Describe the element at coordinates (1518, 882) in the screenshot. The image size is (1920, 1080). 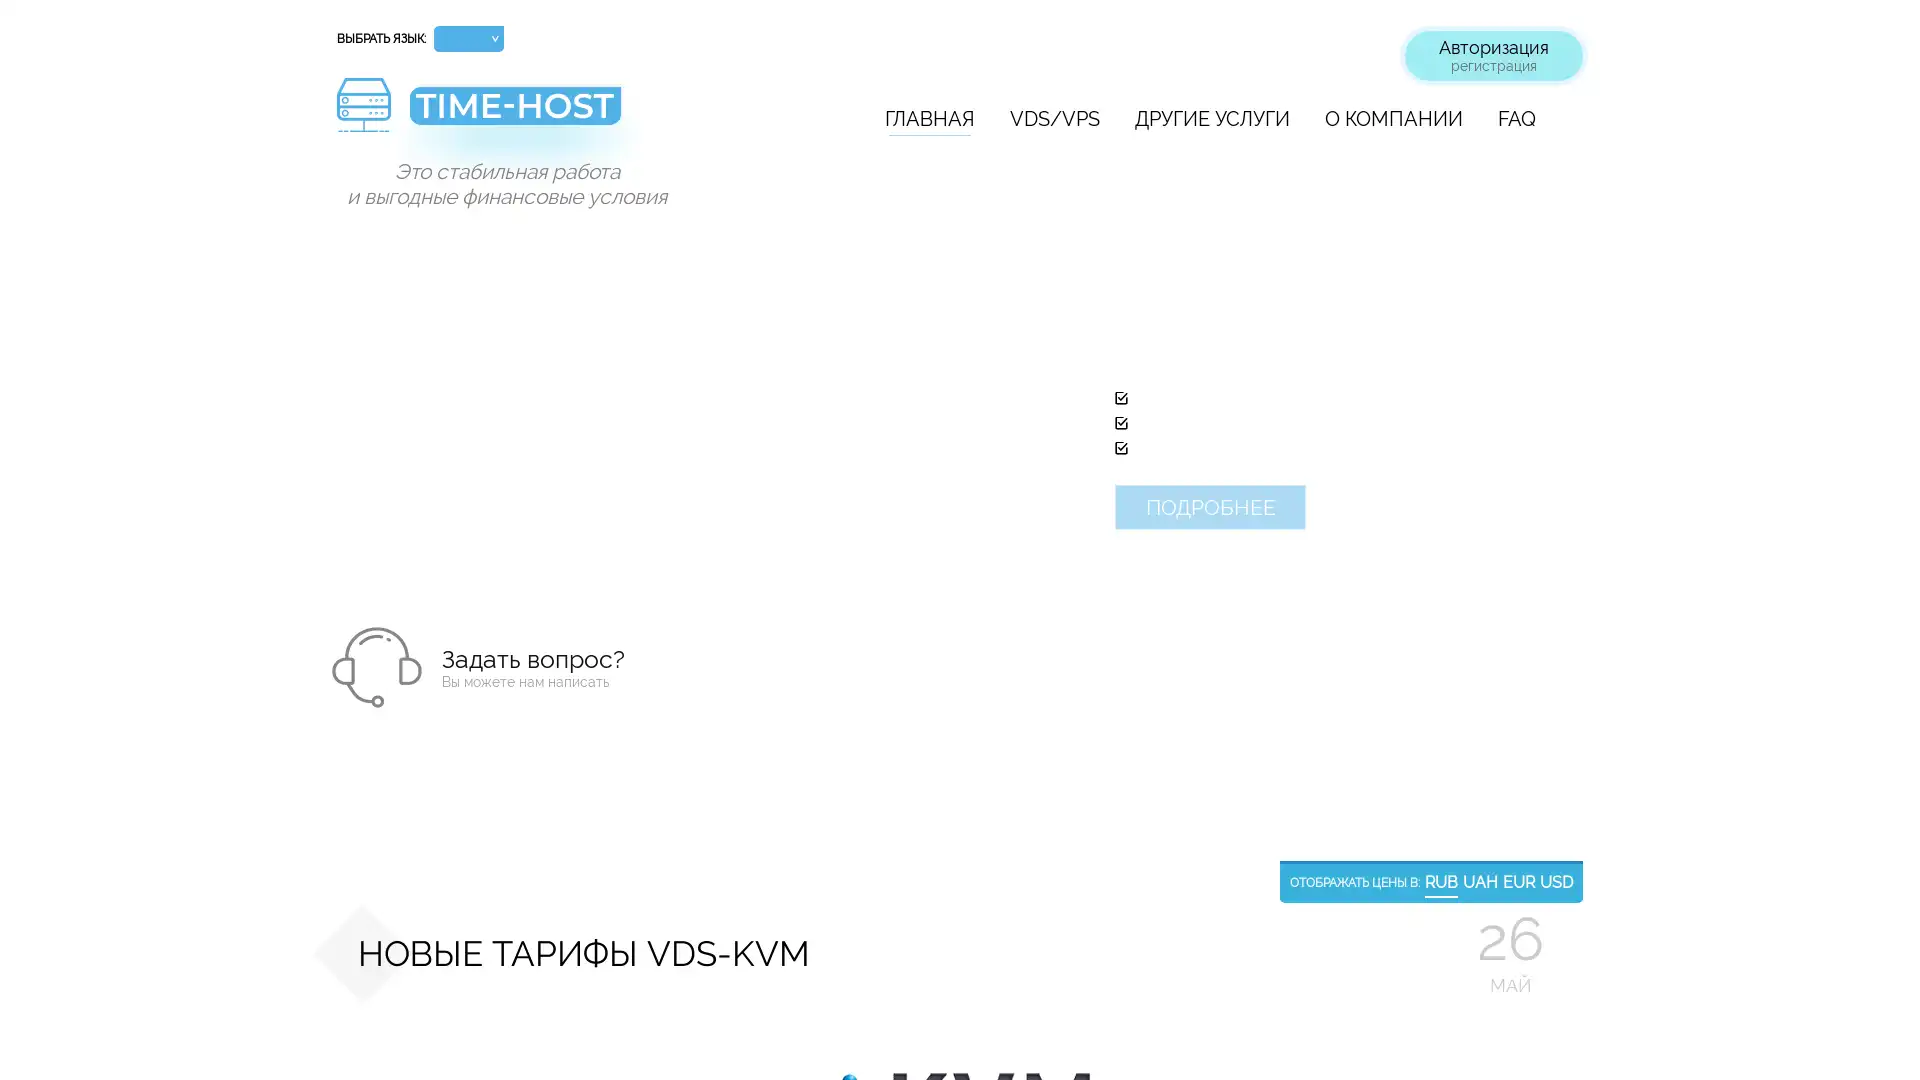
I see `EUR` at that location.